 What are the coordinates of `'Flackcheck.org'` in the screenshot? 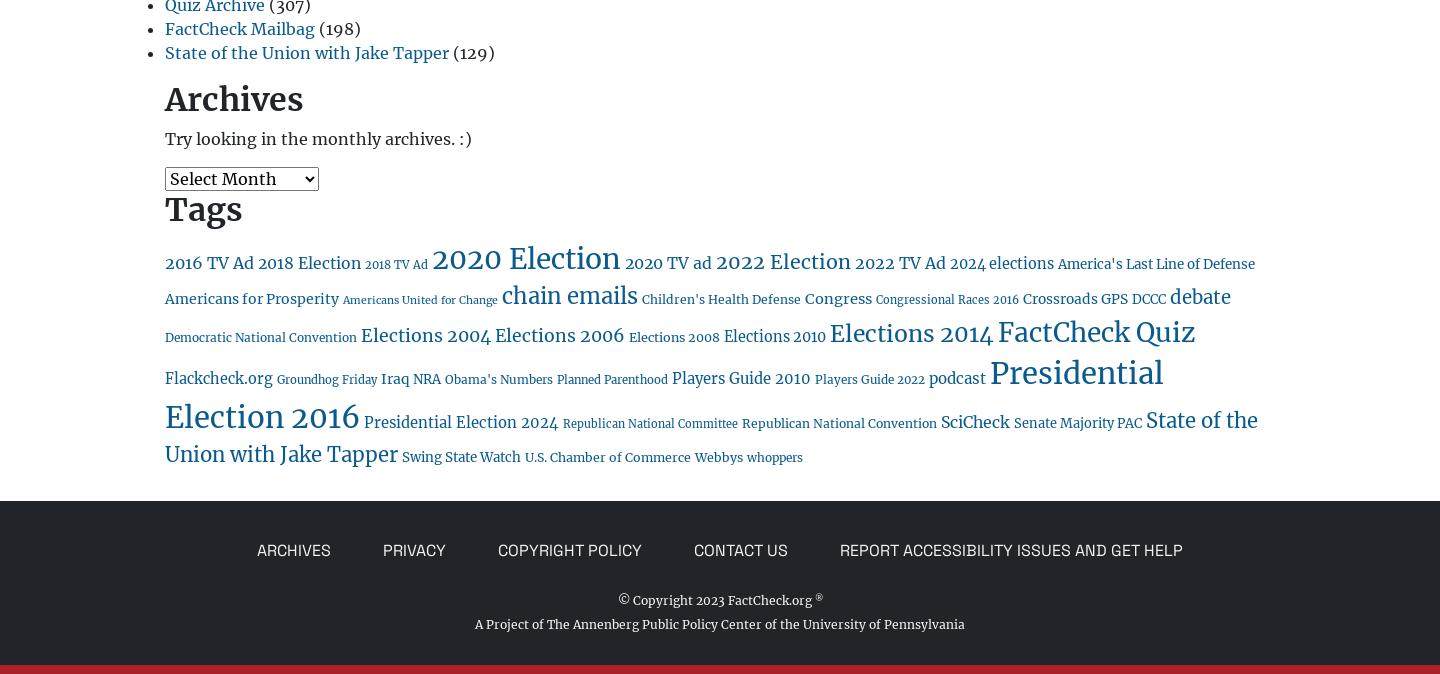 It's located at (219, 377).